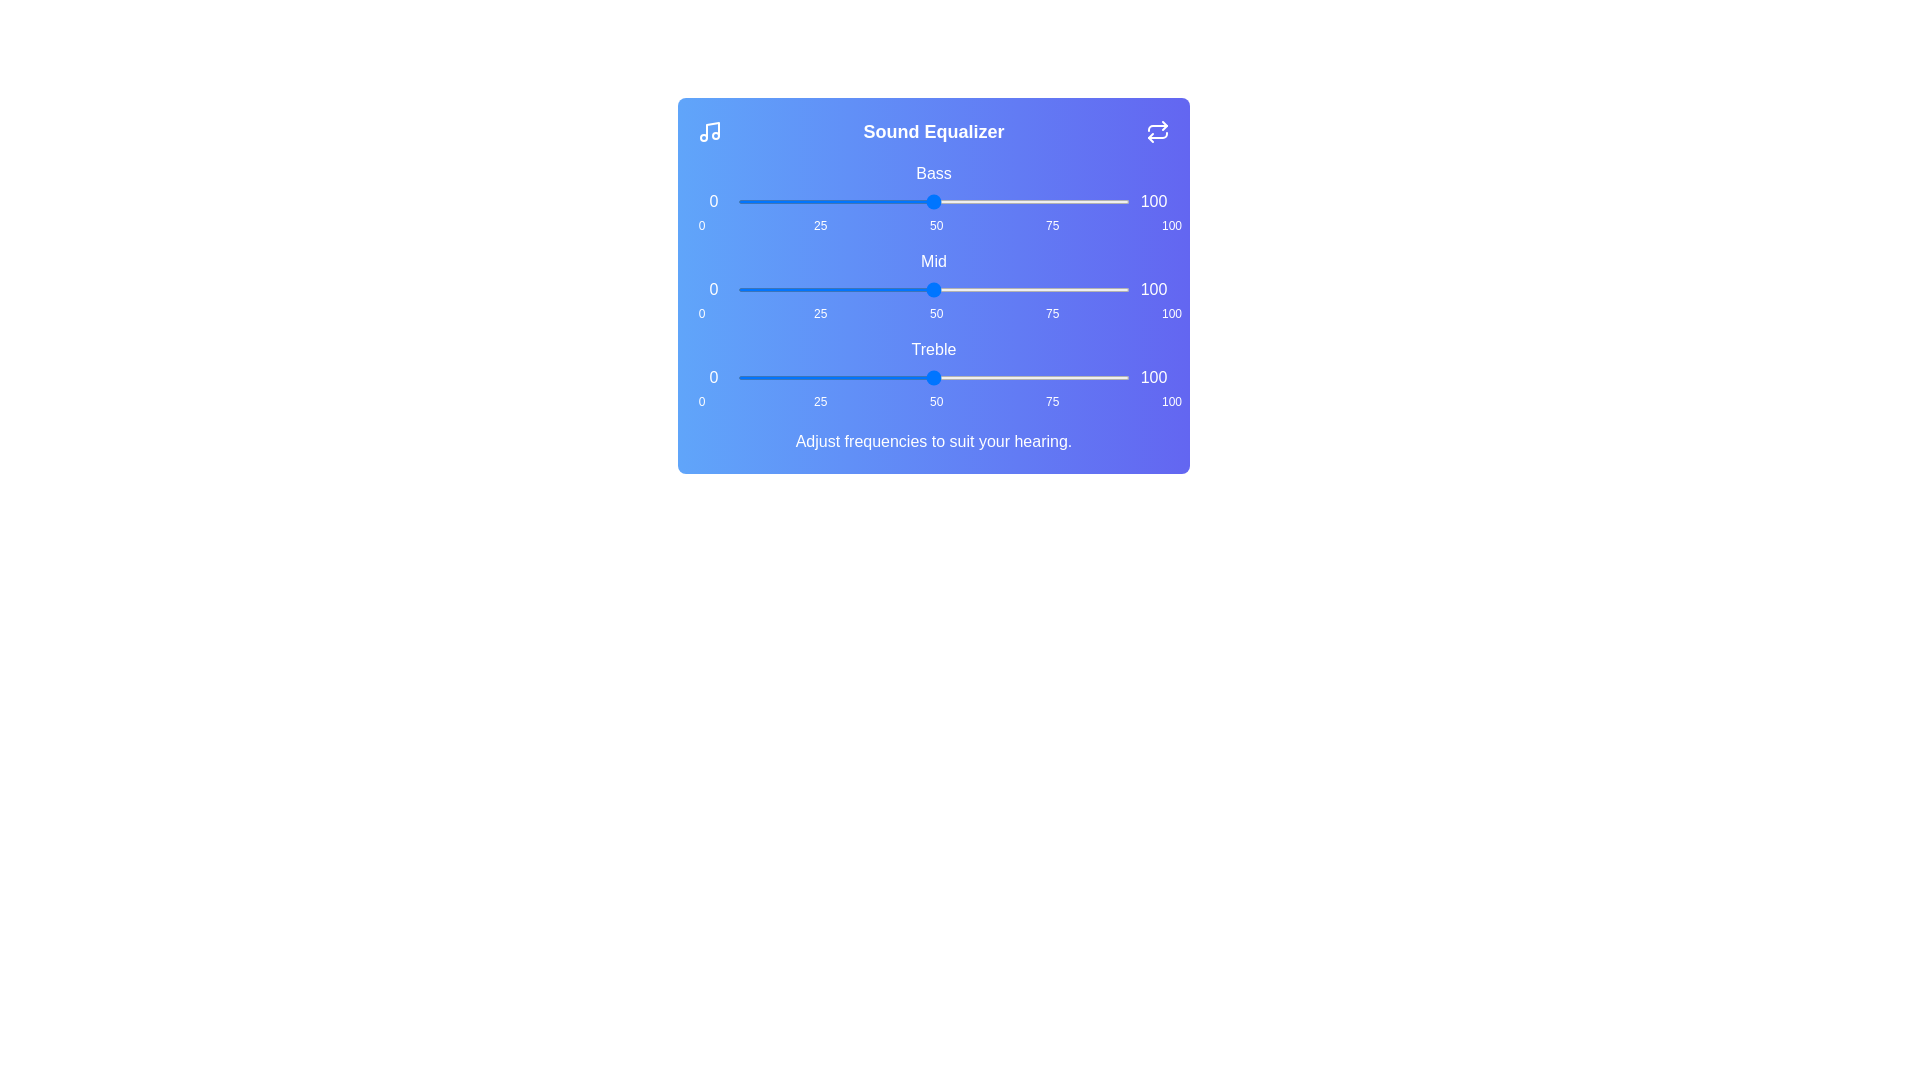  What do you see at coordinates (787, 201) in the screenshot?
I see `the bass slider to 13%` at bounding box center [787, 201].